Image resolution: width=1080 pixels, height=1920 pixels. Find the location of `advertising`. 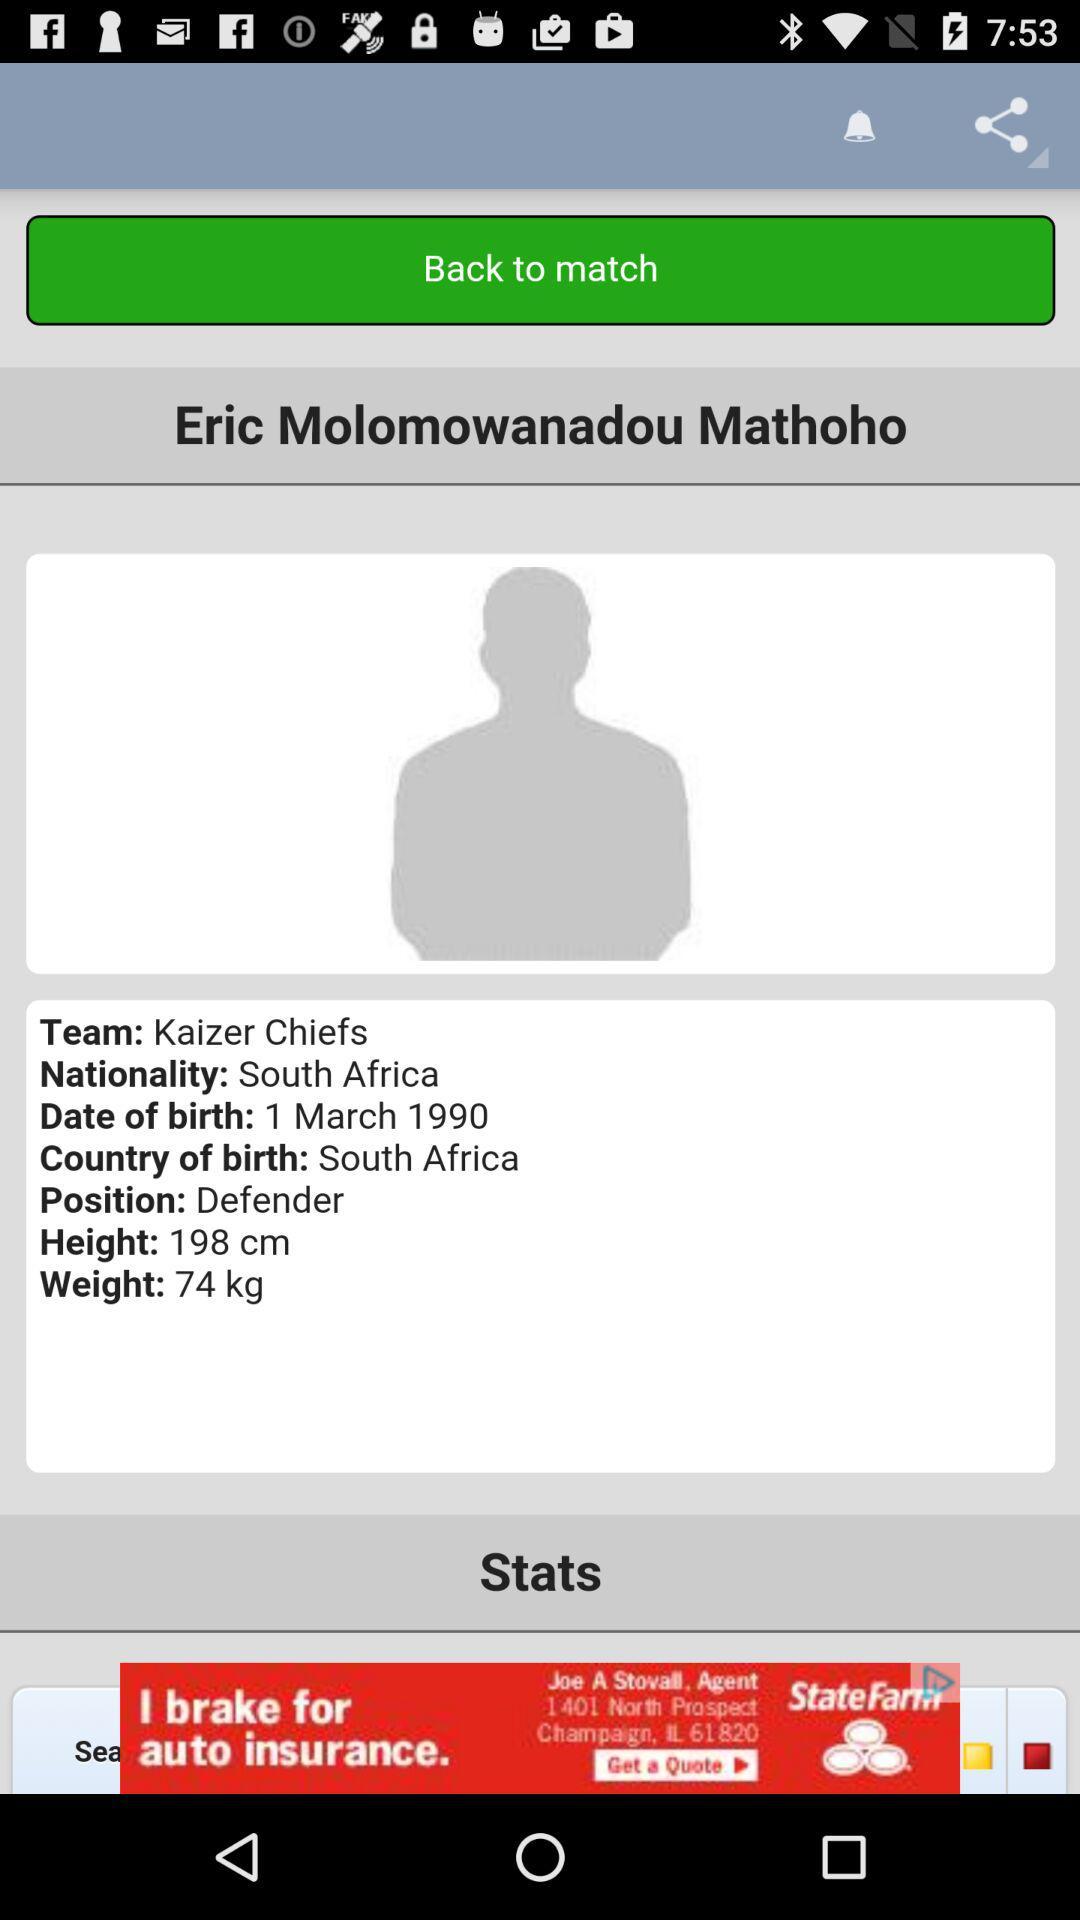

advertising is located at coordinates (540, 1727).